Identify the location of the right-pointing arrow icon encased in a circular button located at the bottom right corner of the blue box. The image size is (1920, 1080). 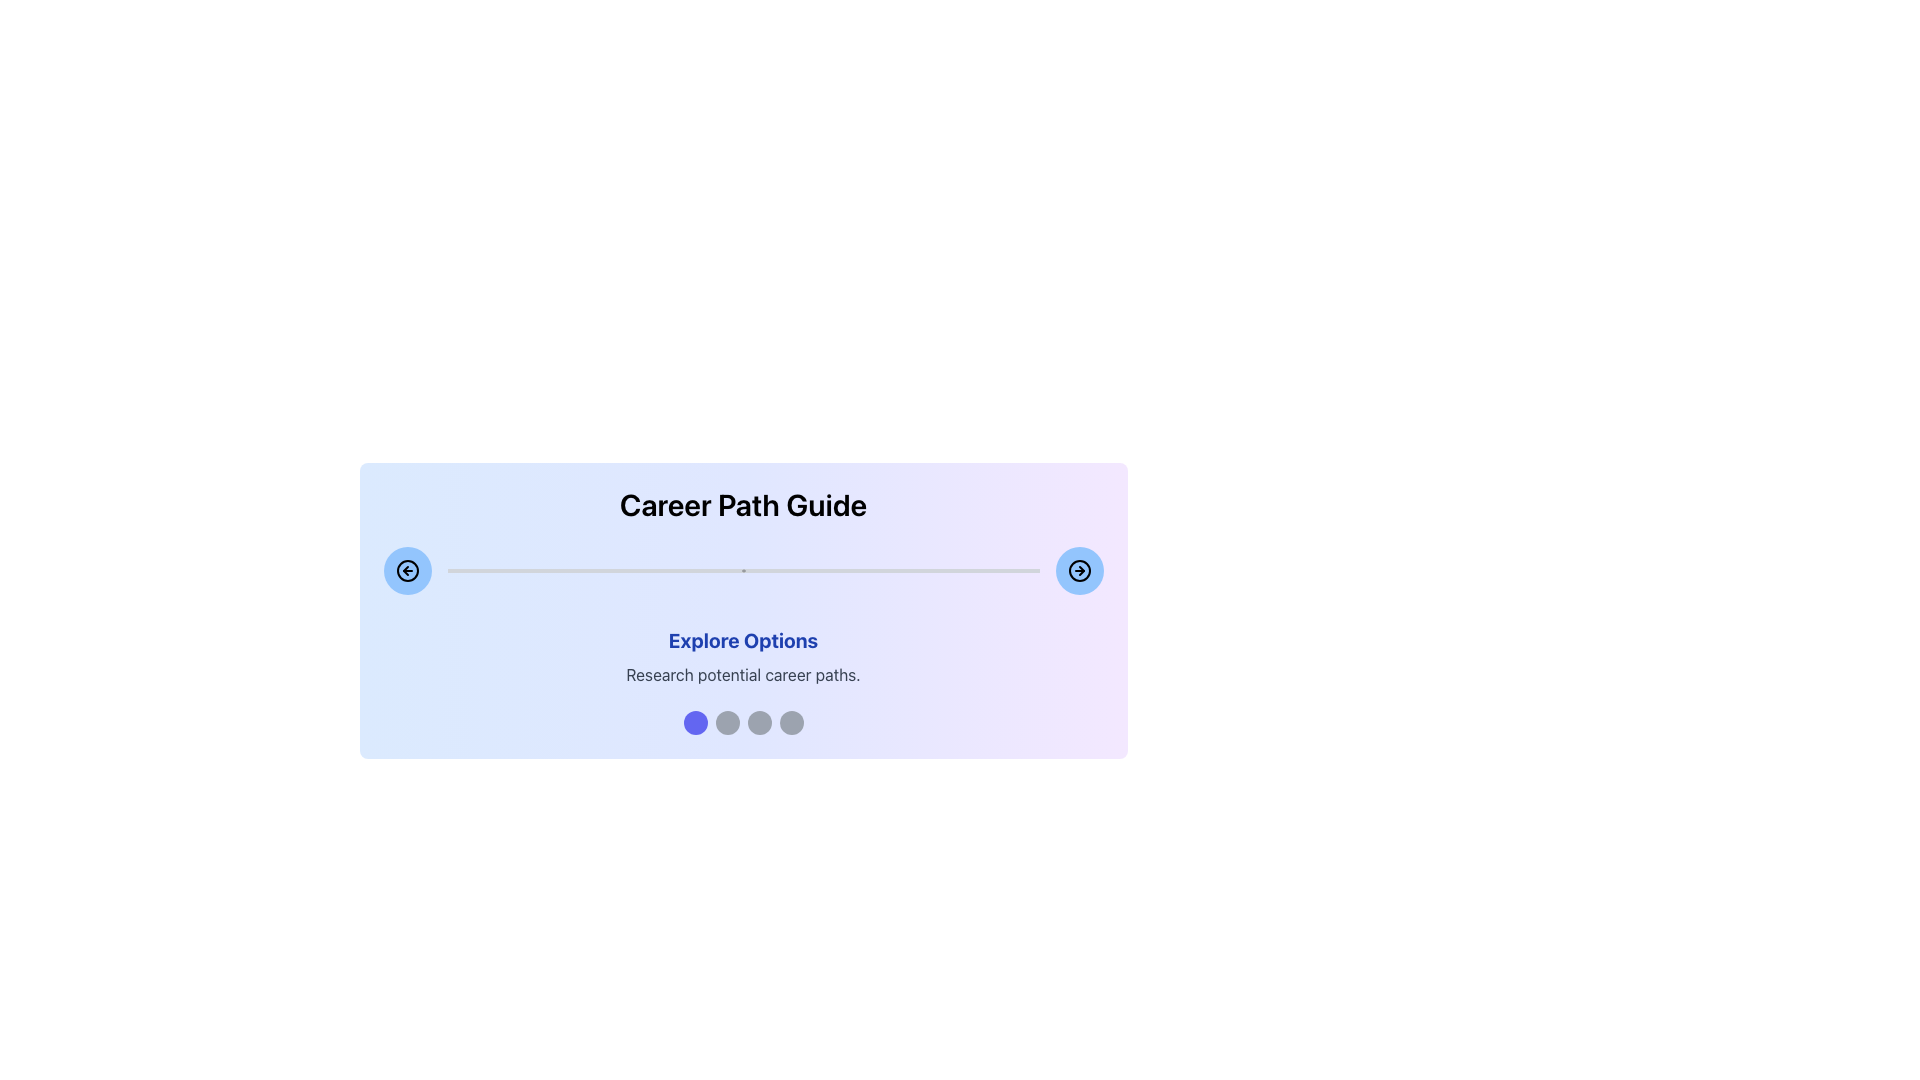
(1078, 570).